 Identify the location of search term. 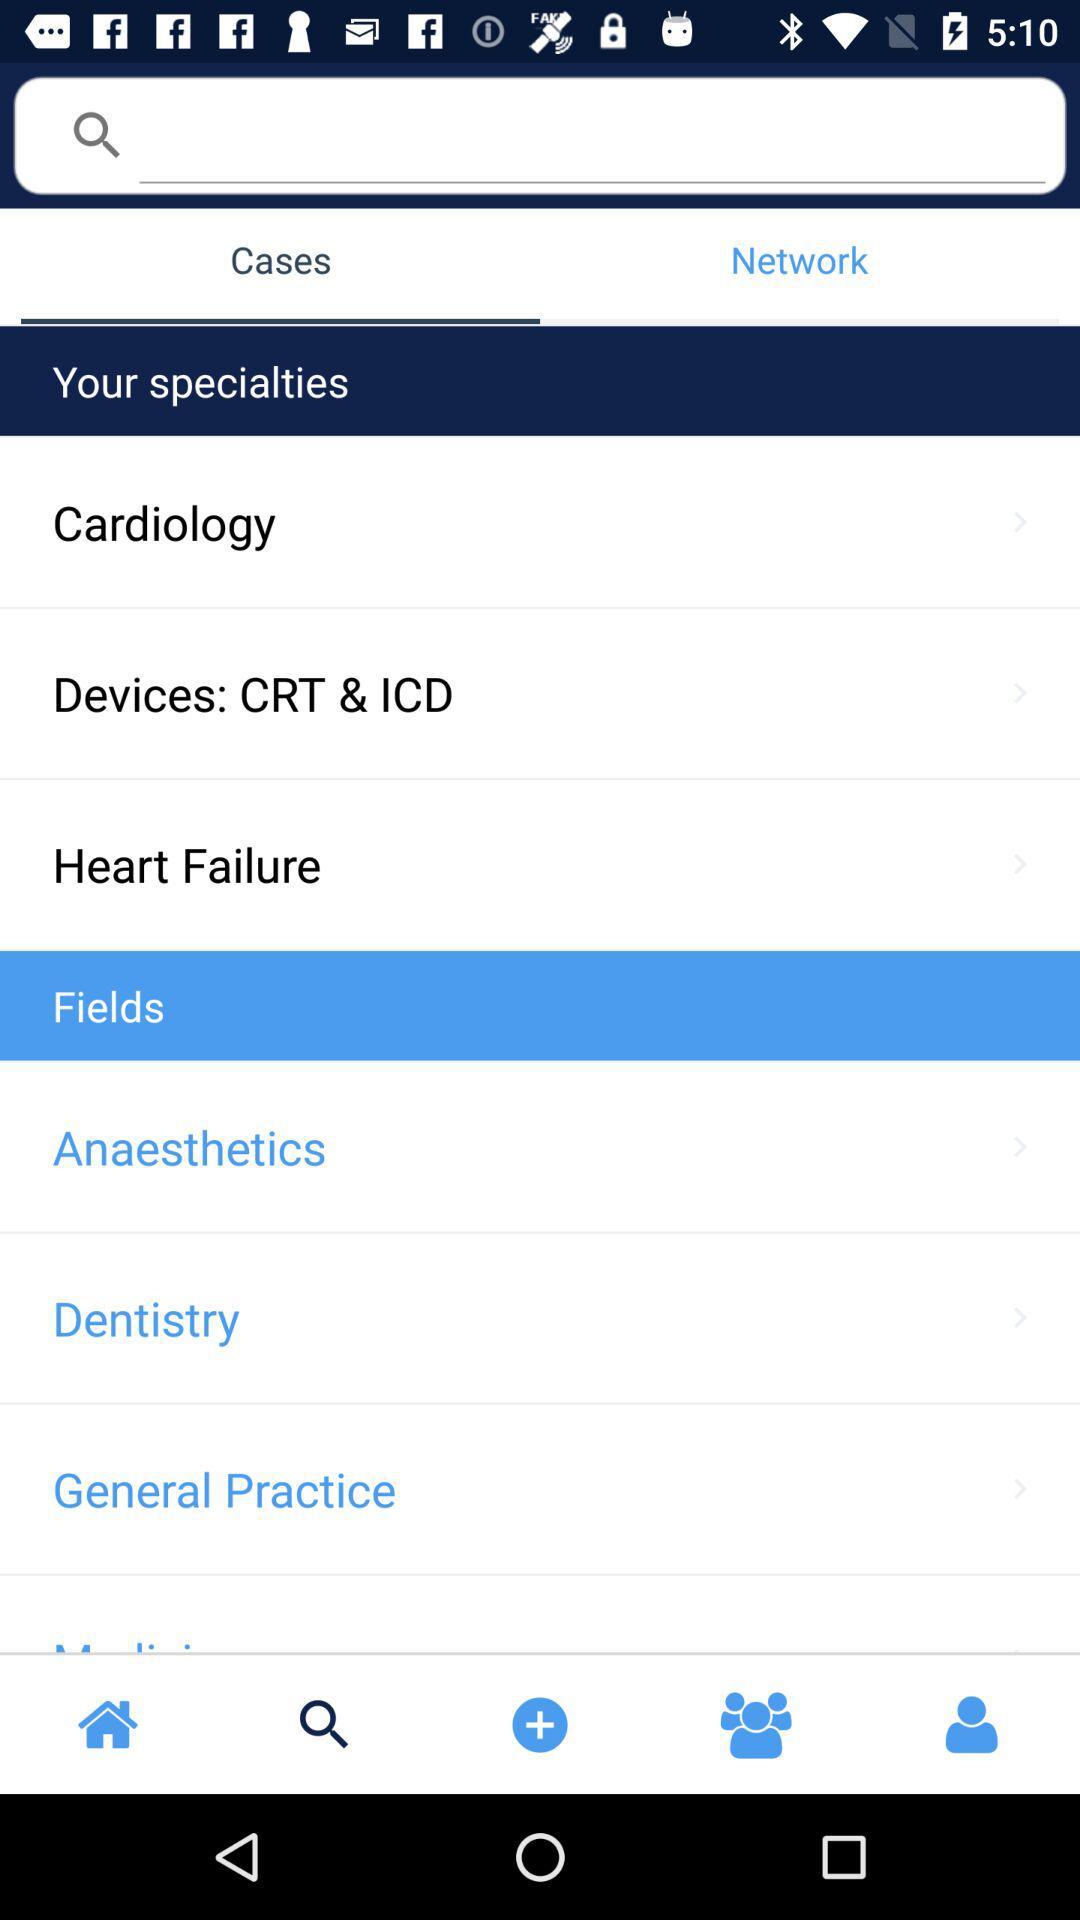
(591, 133).